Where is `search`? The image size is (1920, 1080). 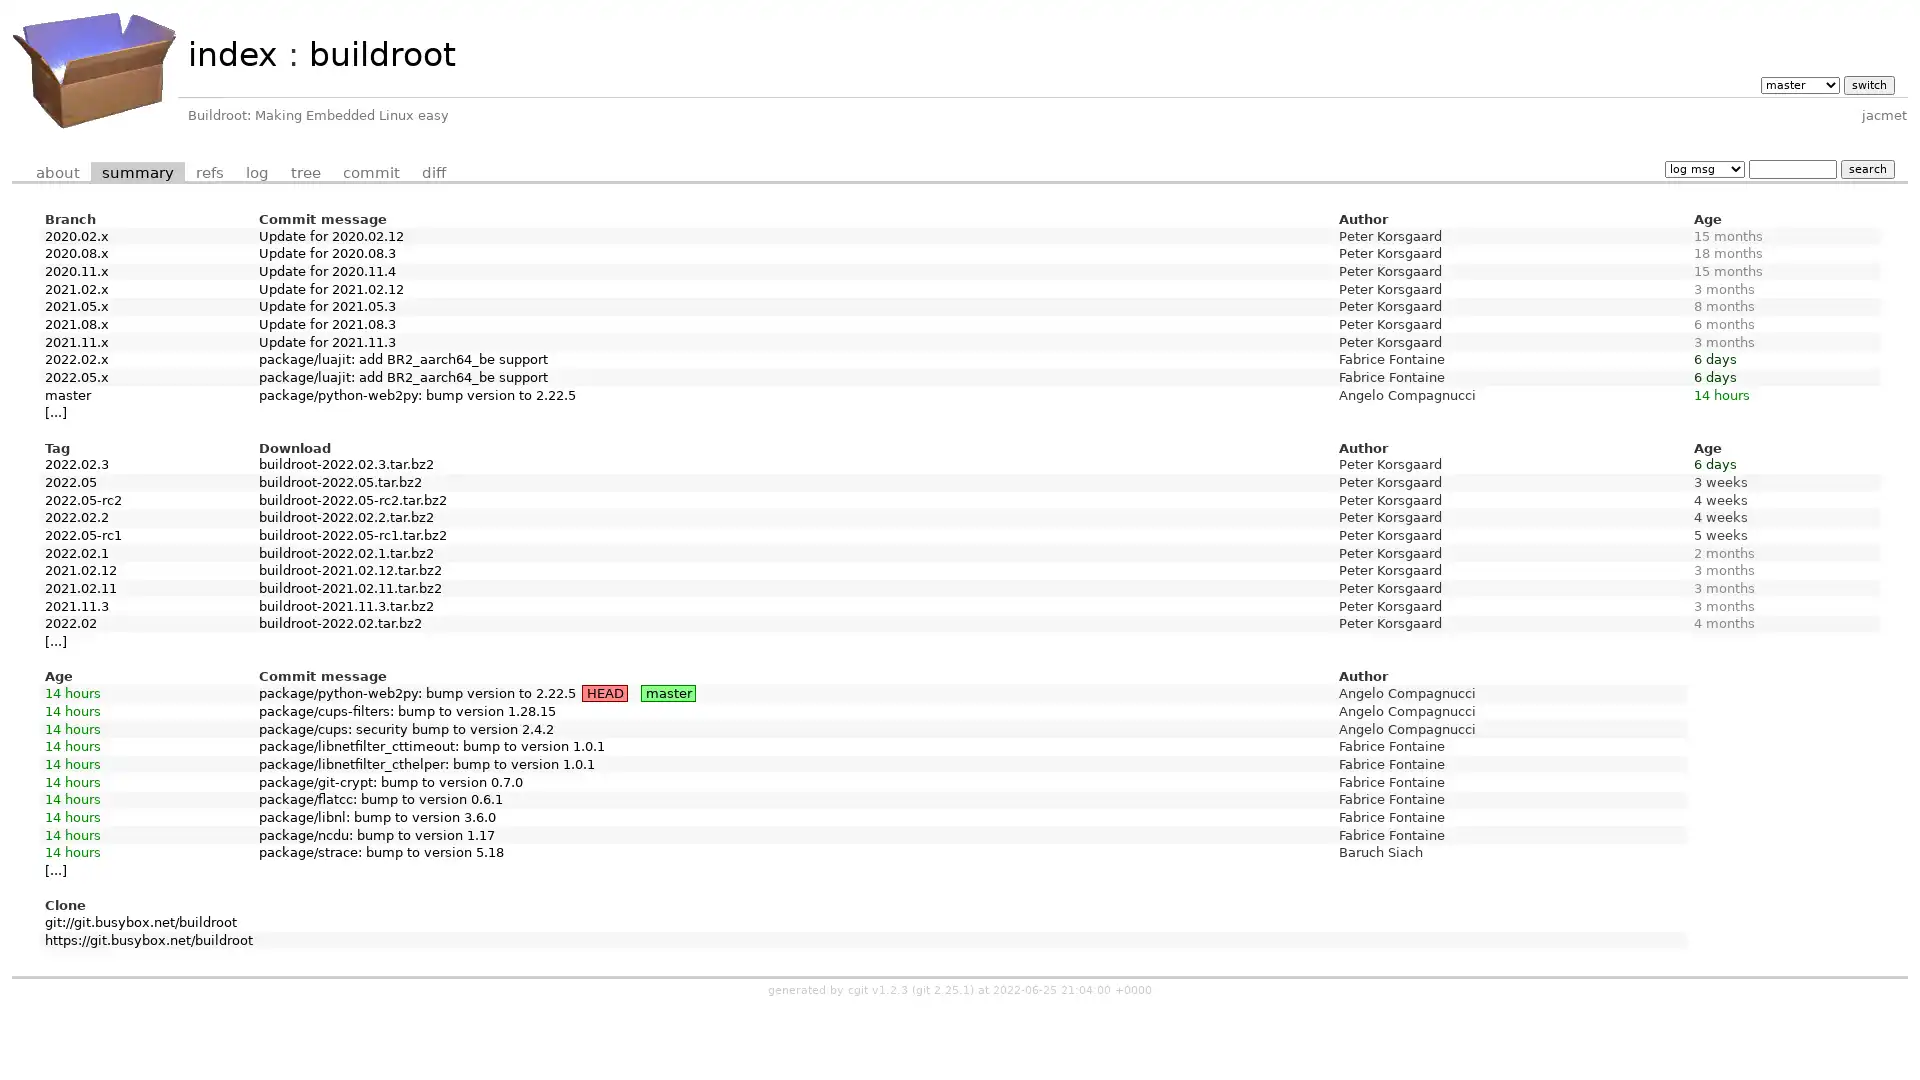 search is located at coordinates (1866, 167).